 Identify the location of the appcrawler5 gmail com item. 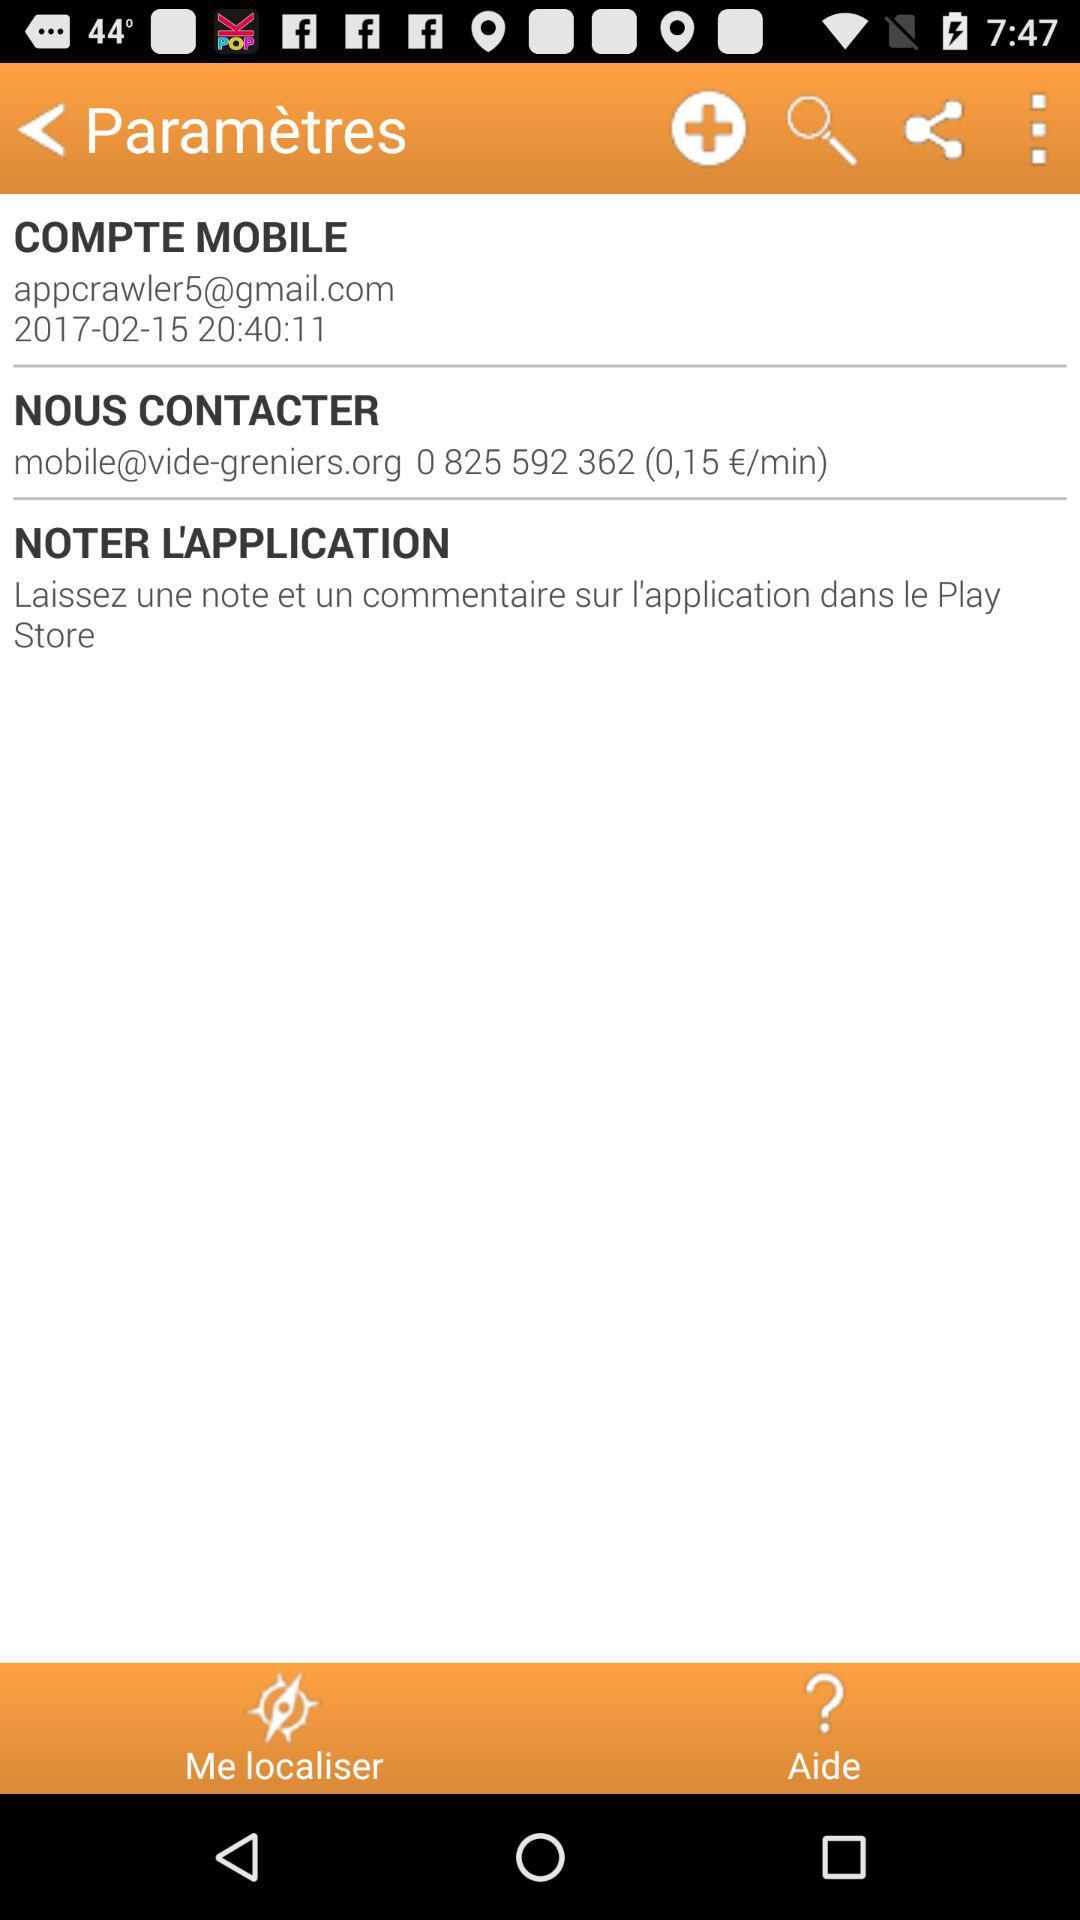
(540, 306).